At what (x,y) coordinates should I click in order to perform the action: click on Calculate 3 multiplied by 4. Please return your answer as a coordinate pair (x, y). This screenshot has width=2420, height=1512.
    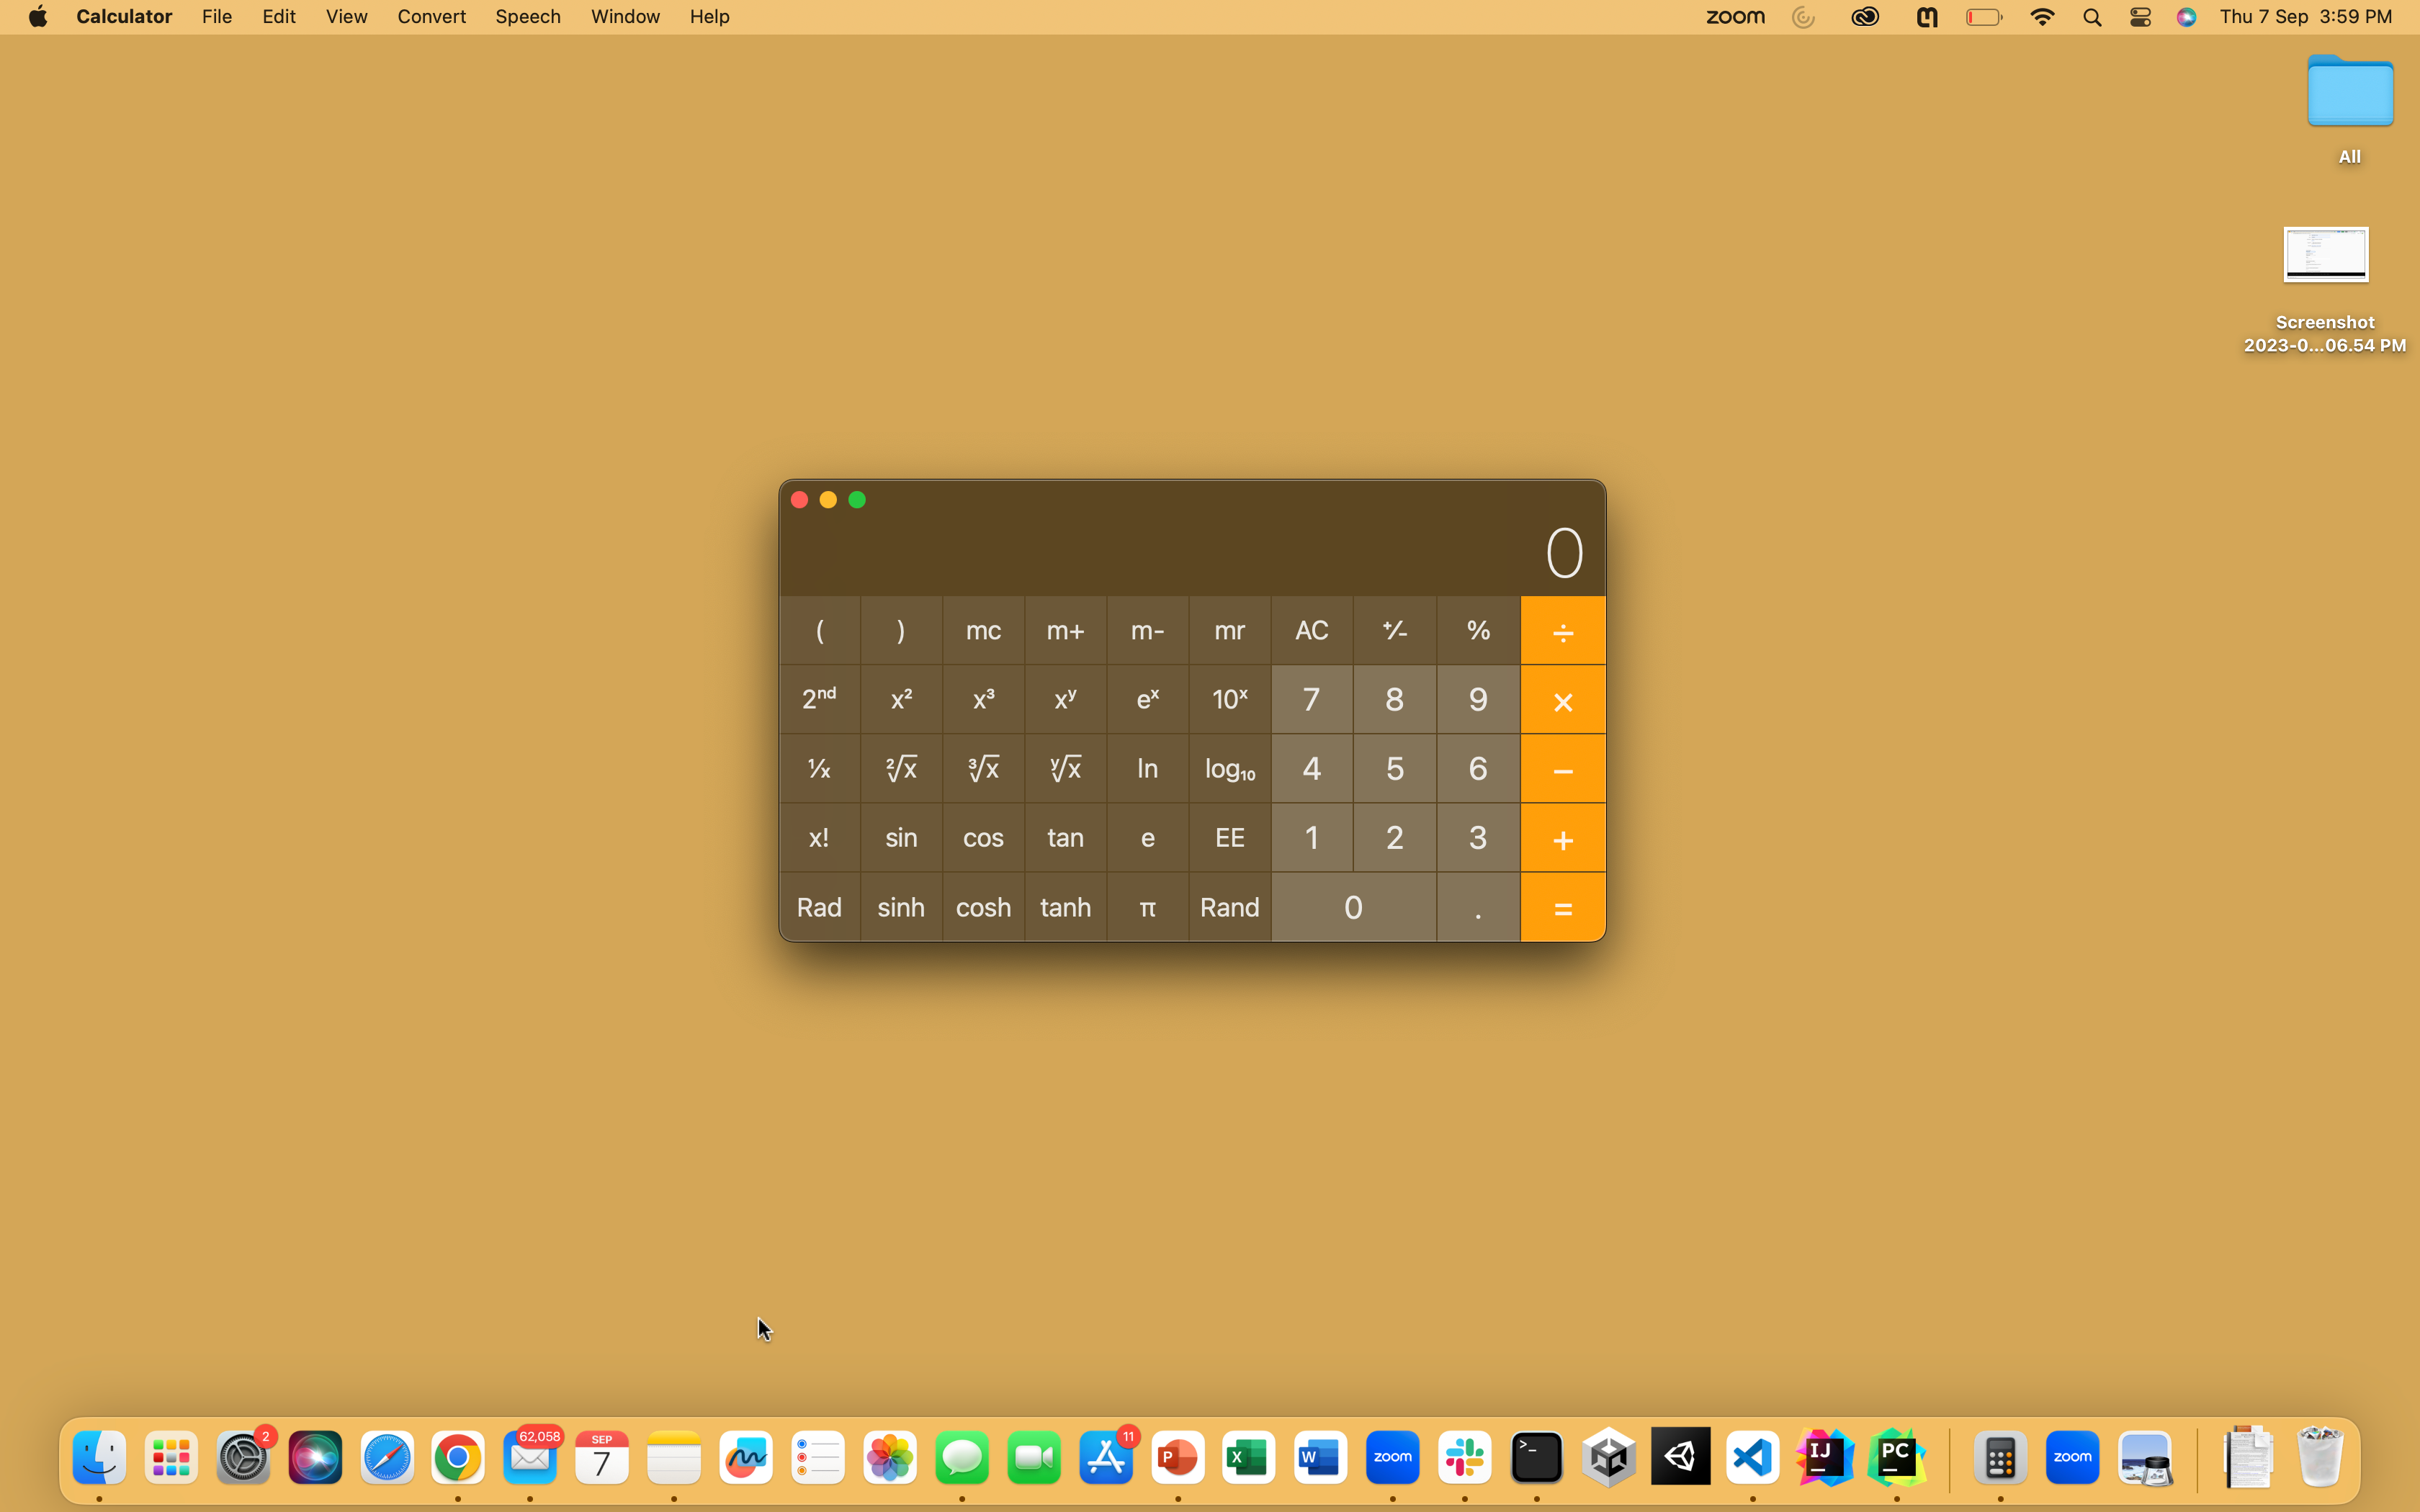
    Looking at the image, I should click on (1479, 835).